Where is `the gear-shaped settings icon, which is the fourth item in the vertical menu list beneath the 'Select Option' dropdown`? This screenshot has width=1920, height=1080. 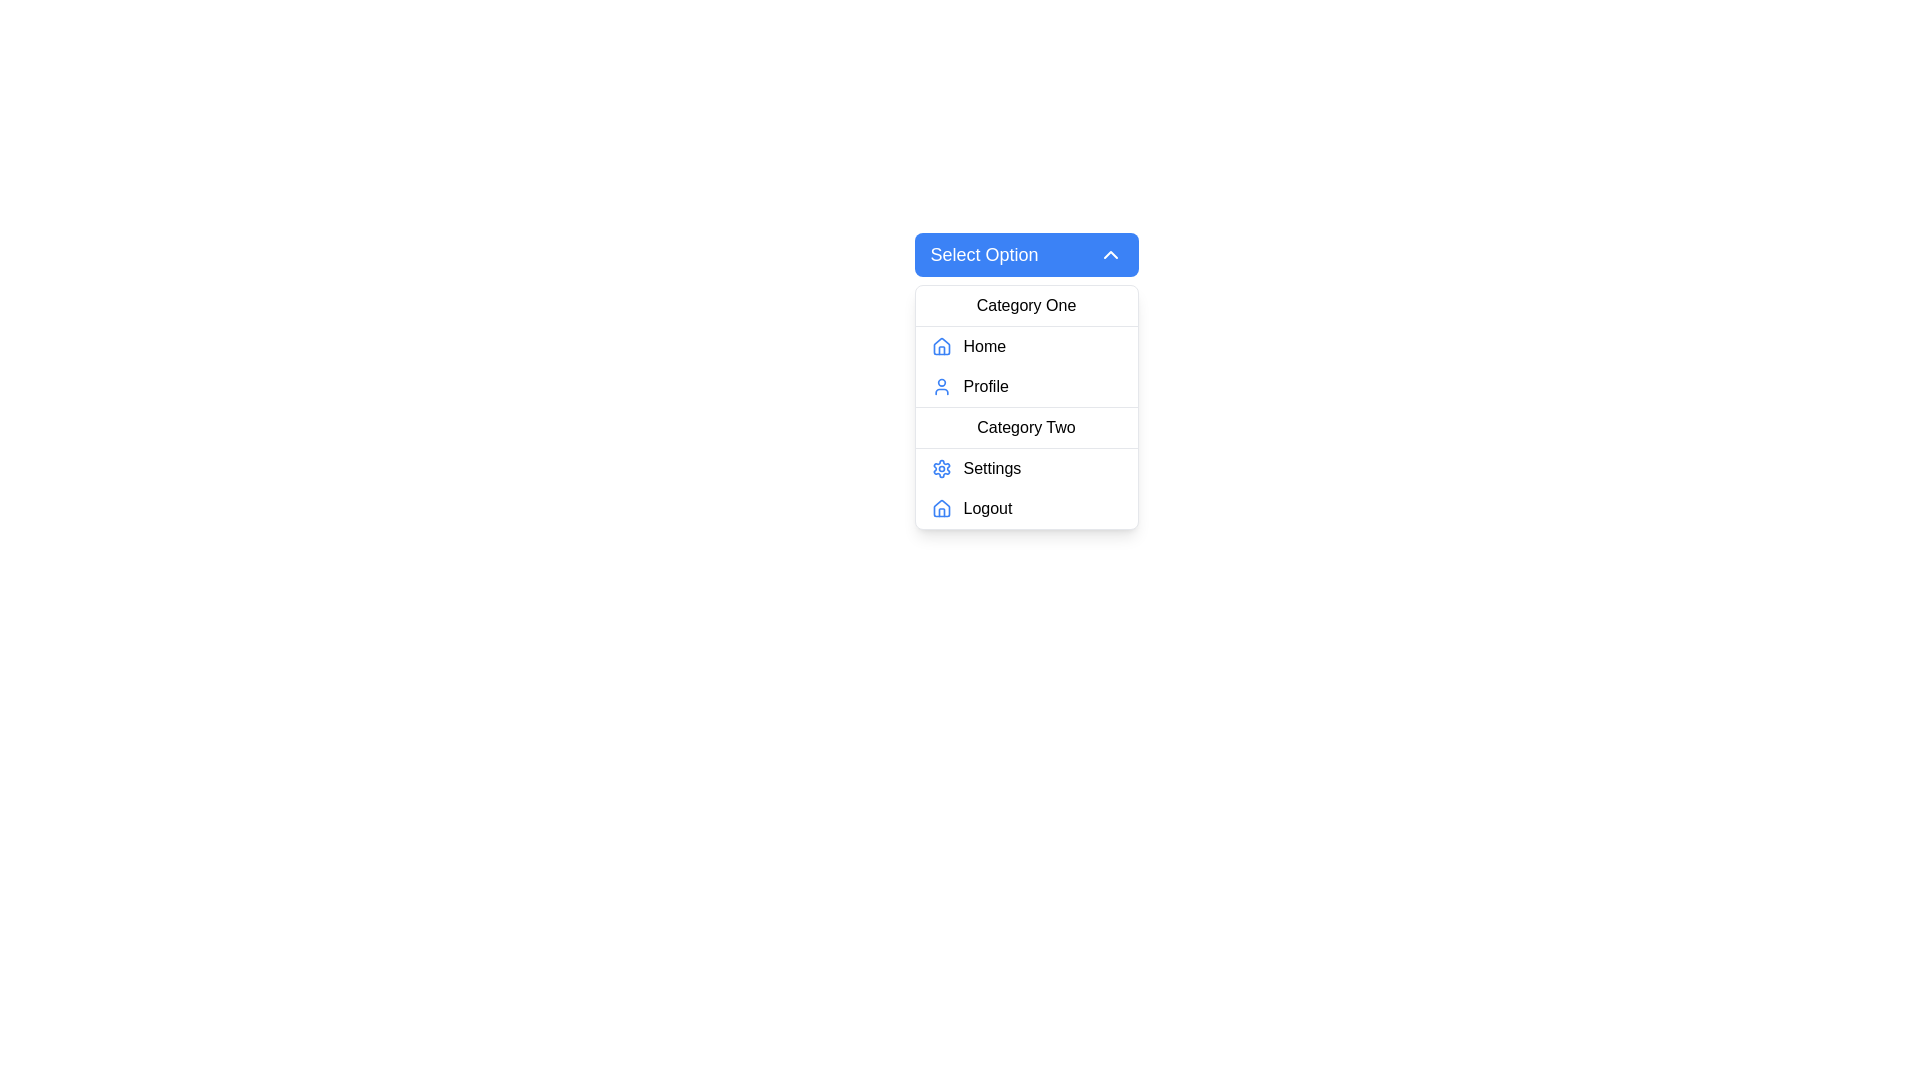 the gear-shaped settings icon, which is the fourth item in the vertical menu list beneath the 'Select Option' dropdown is located at coordinates (940, 469).